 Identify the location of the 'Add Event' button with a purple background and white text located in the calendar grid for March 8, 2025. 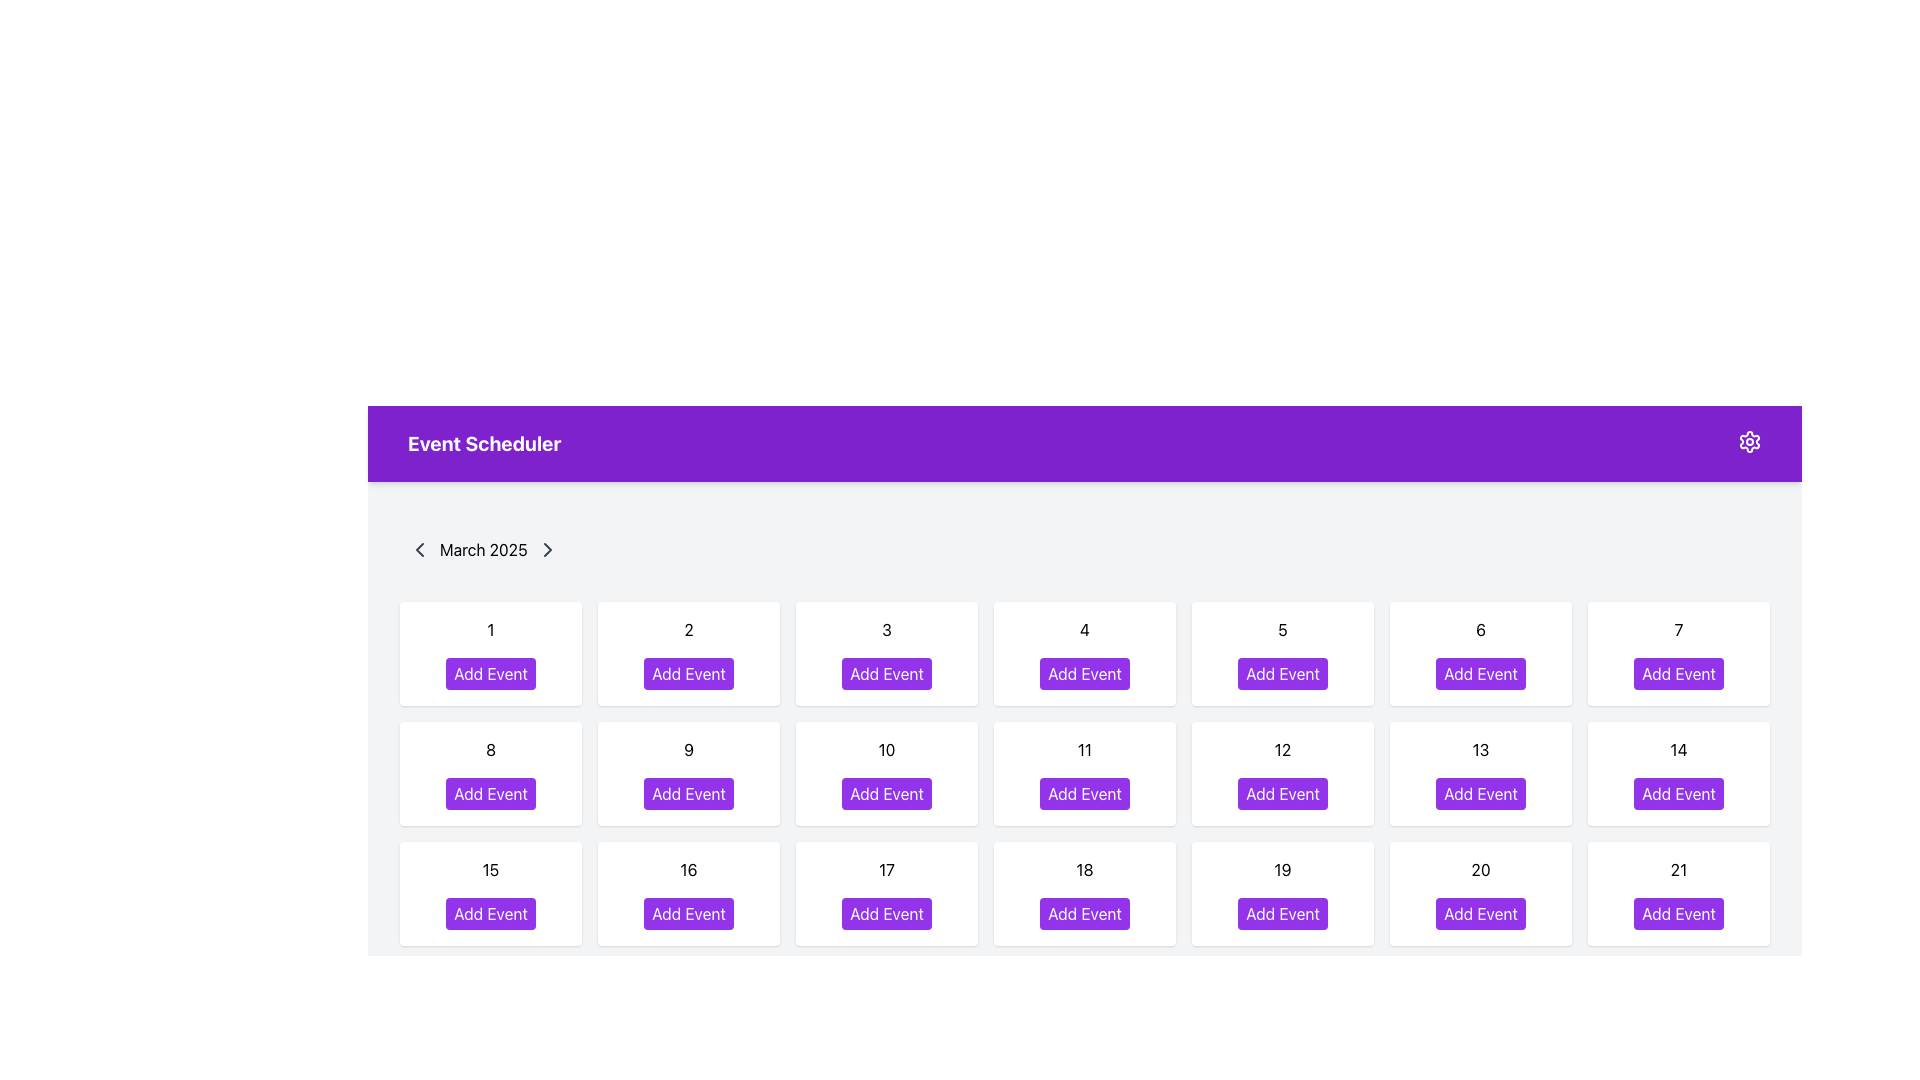
(490, 793).